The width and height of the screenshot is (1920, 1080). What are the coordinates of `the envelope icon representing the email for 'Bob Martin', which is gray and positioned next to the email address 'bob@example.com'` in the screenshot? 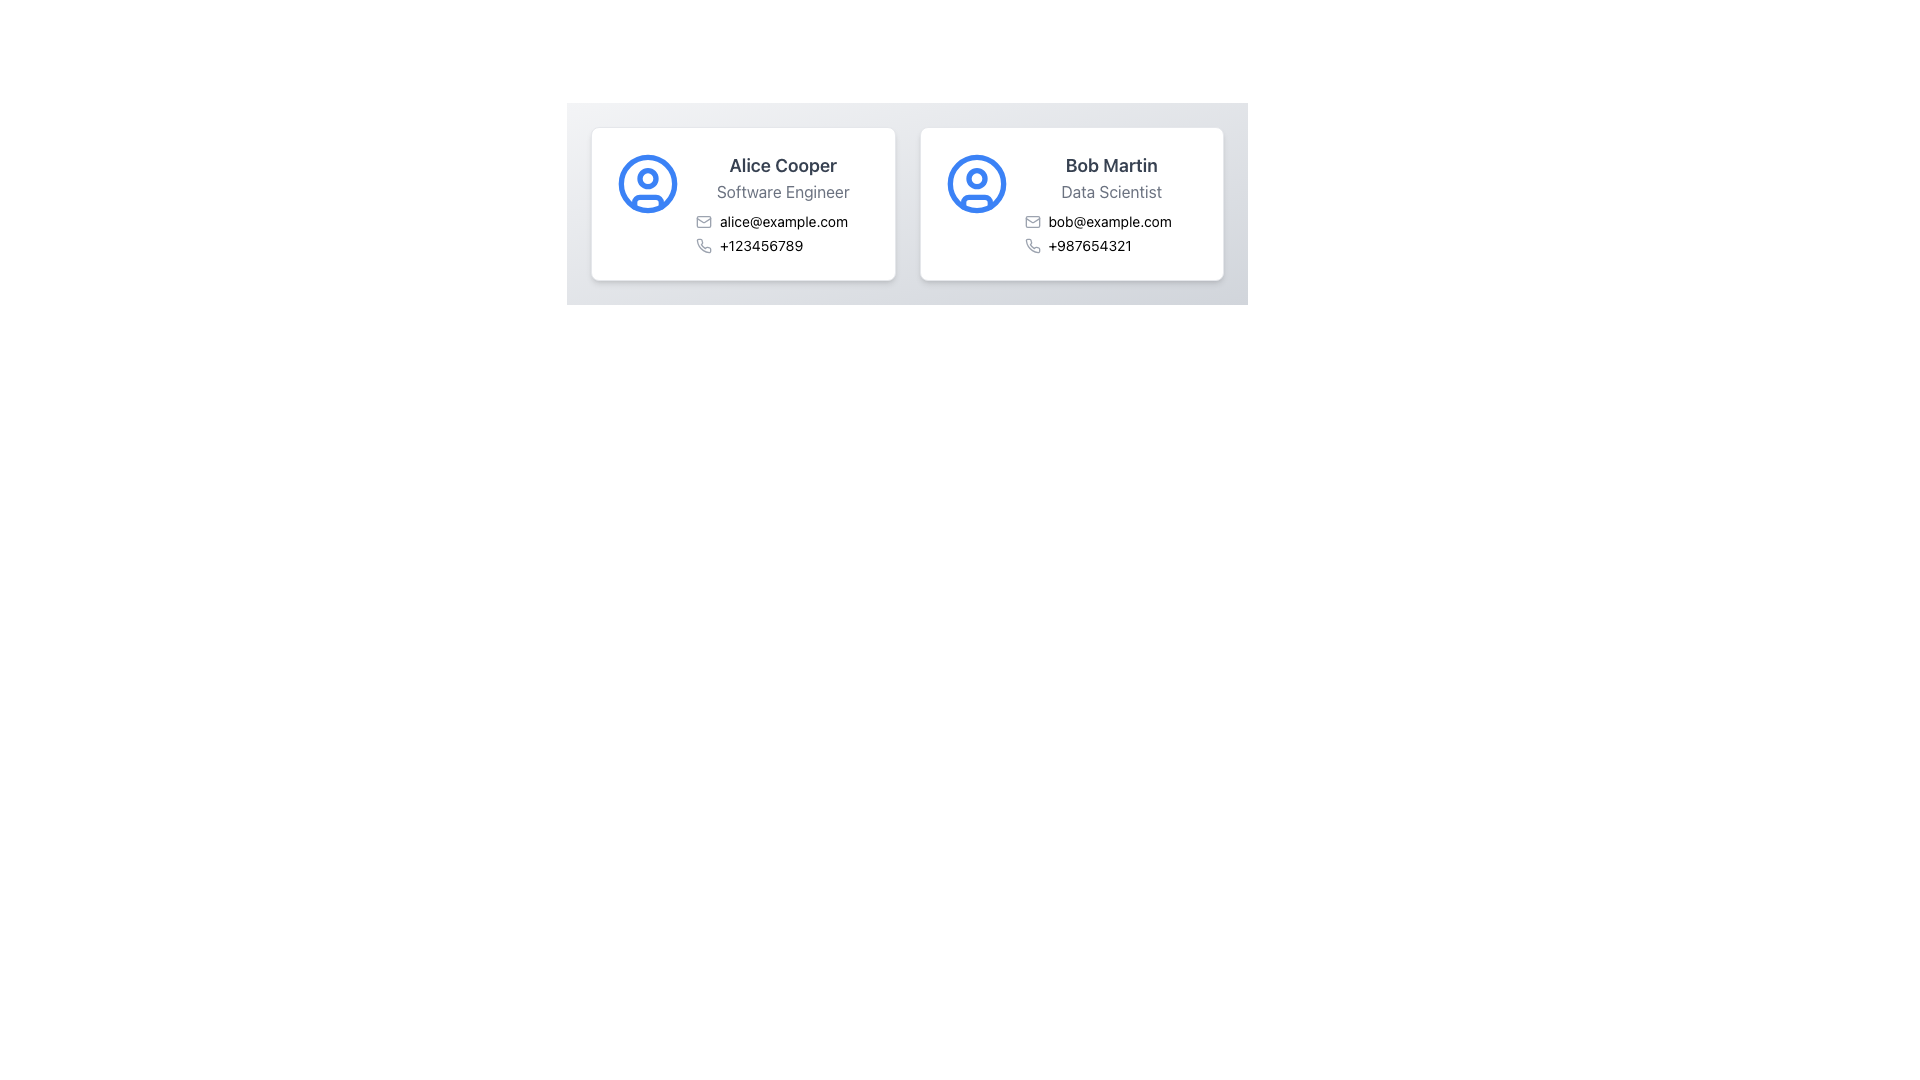 It's located at (1032, 222).